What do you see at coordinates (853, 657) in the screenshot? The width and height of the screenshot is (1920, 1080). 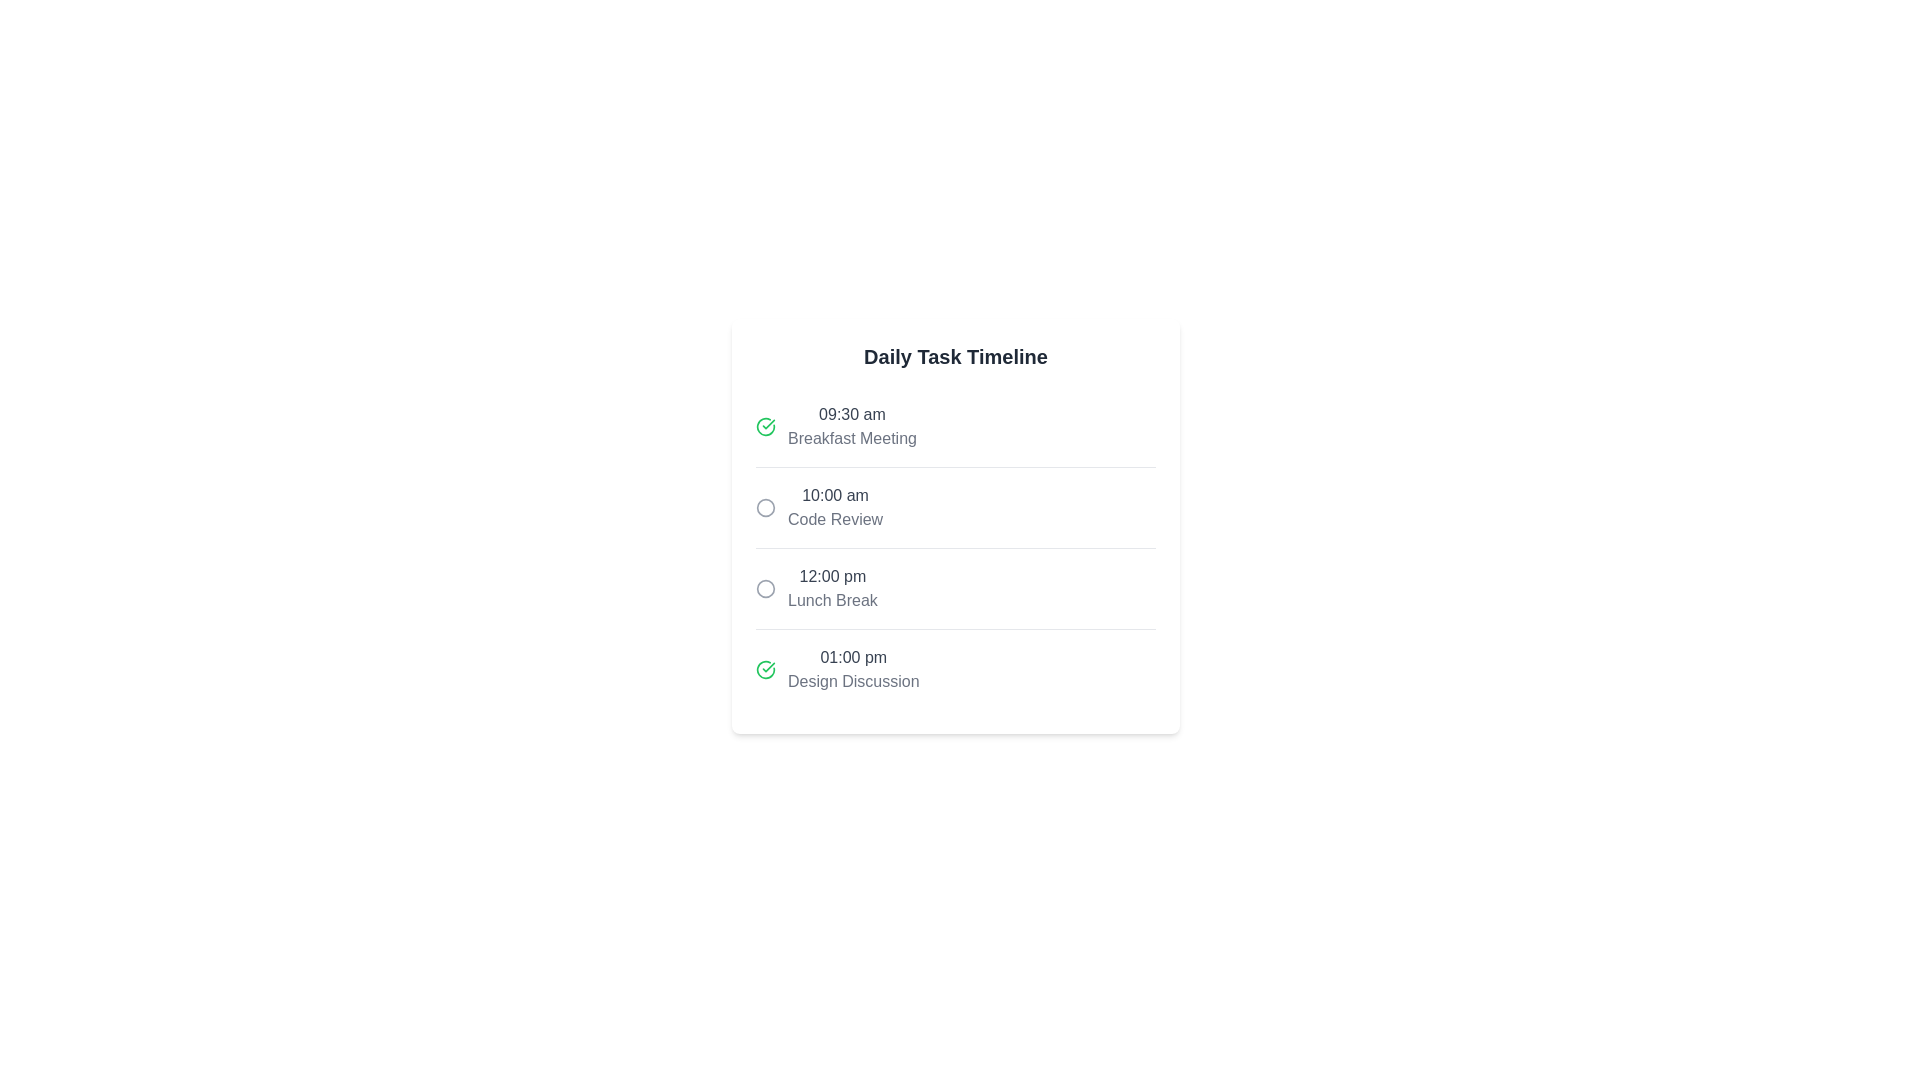 I see `the time label displaying '01:00 pm', which is part of a schedule or timeline interface, located in the fourth row and aligned with a green checkmark icon` at bounding box center [853, 657].